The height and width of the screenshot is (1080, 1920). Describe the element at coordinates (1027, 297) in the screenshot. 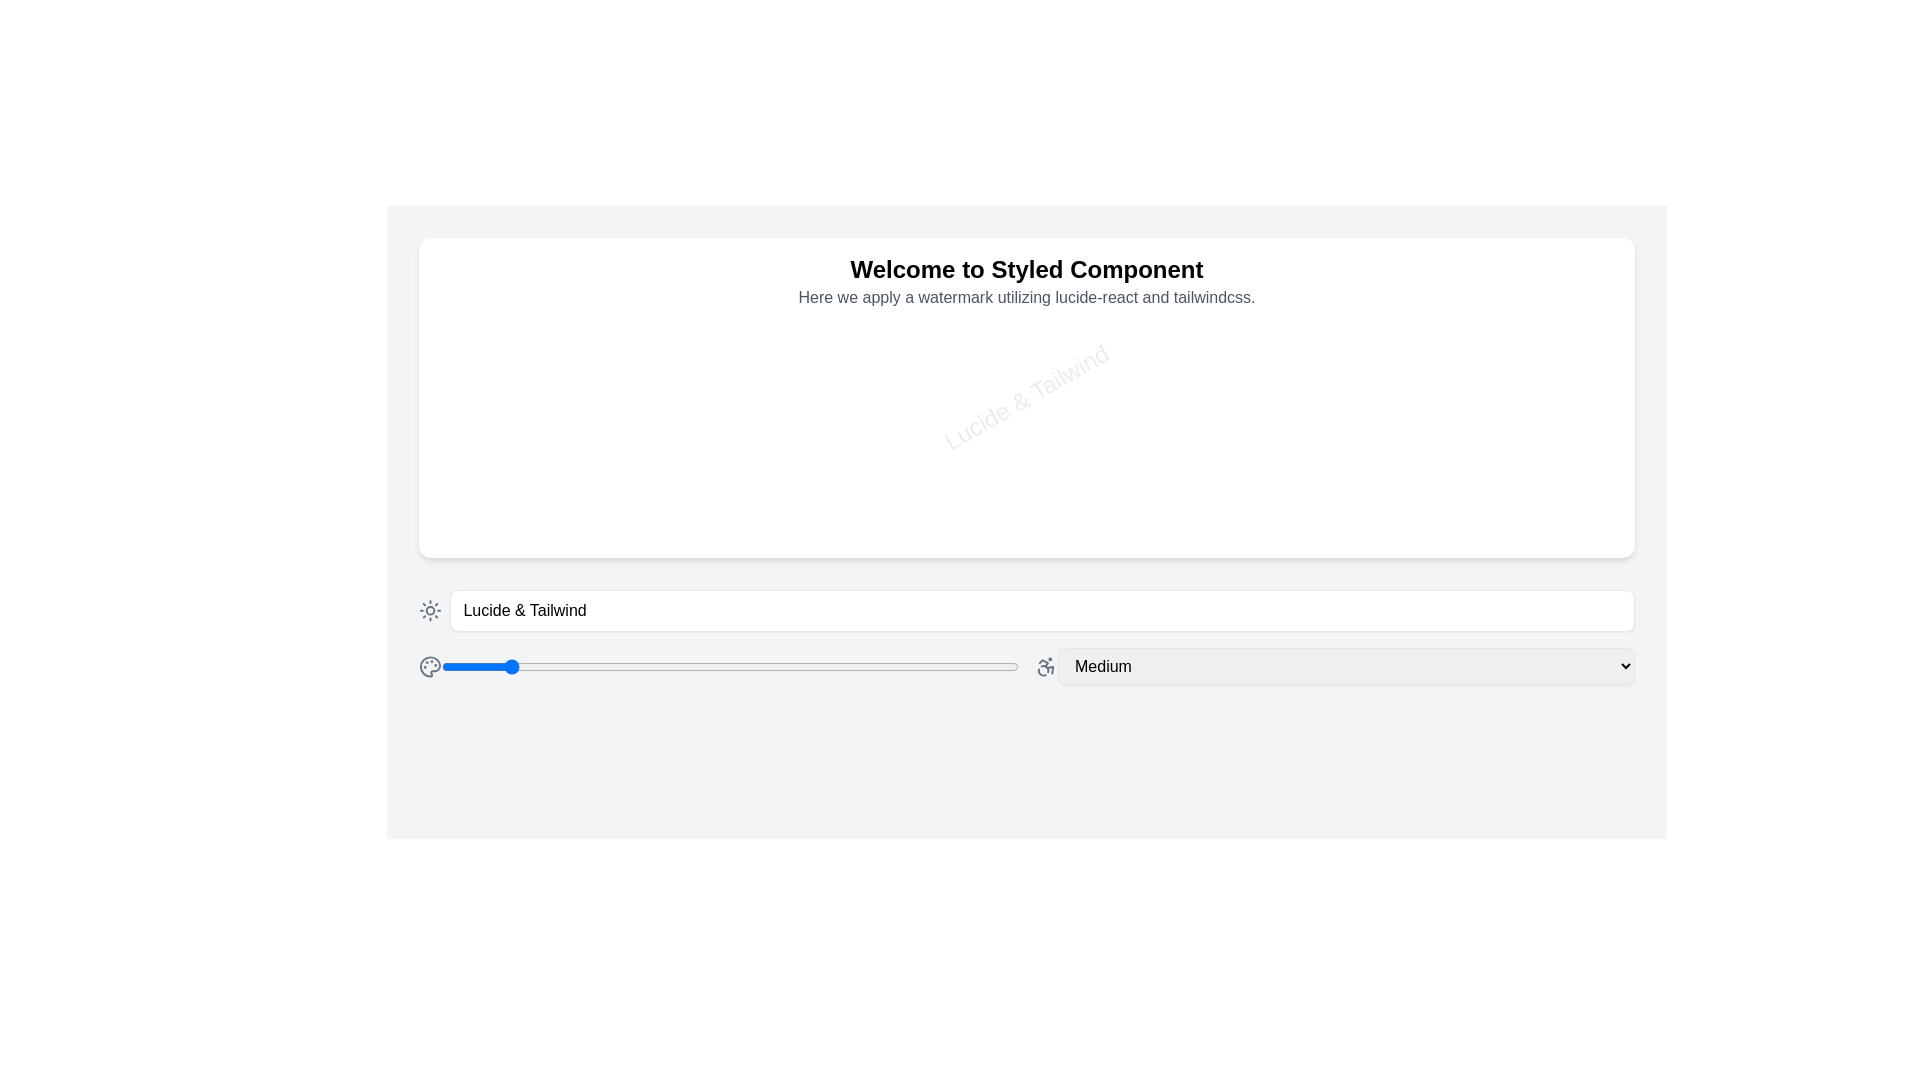

I see `the static text element that provides additional information related to the header 'Welcome to Styled Component.'` at that location.